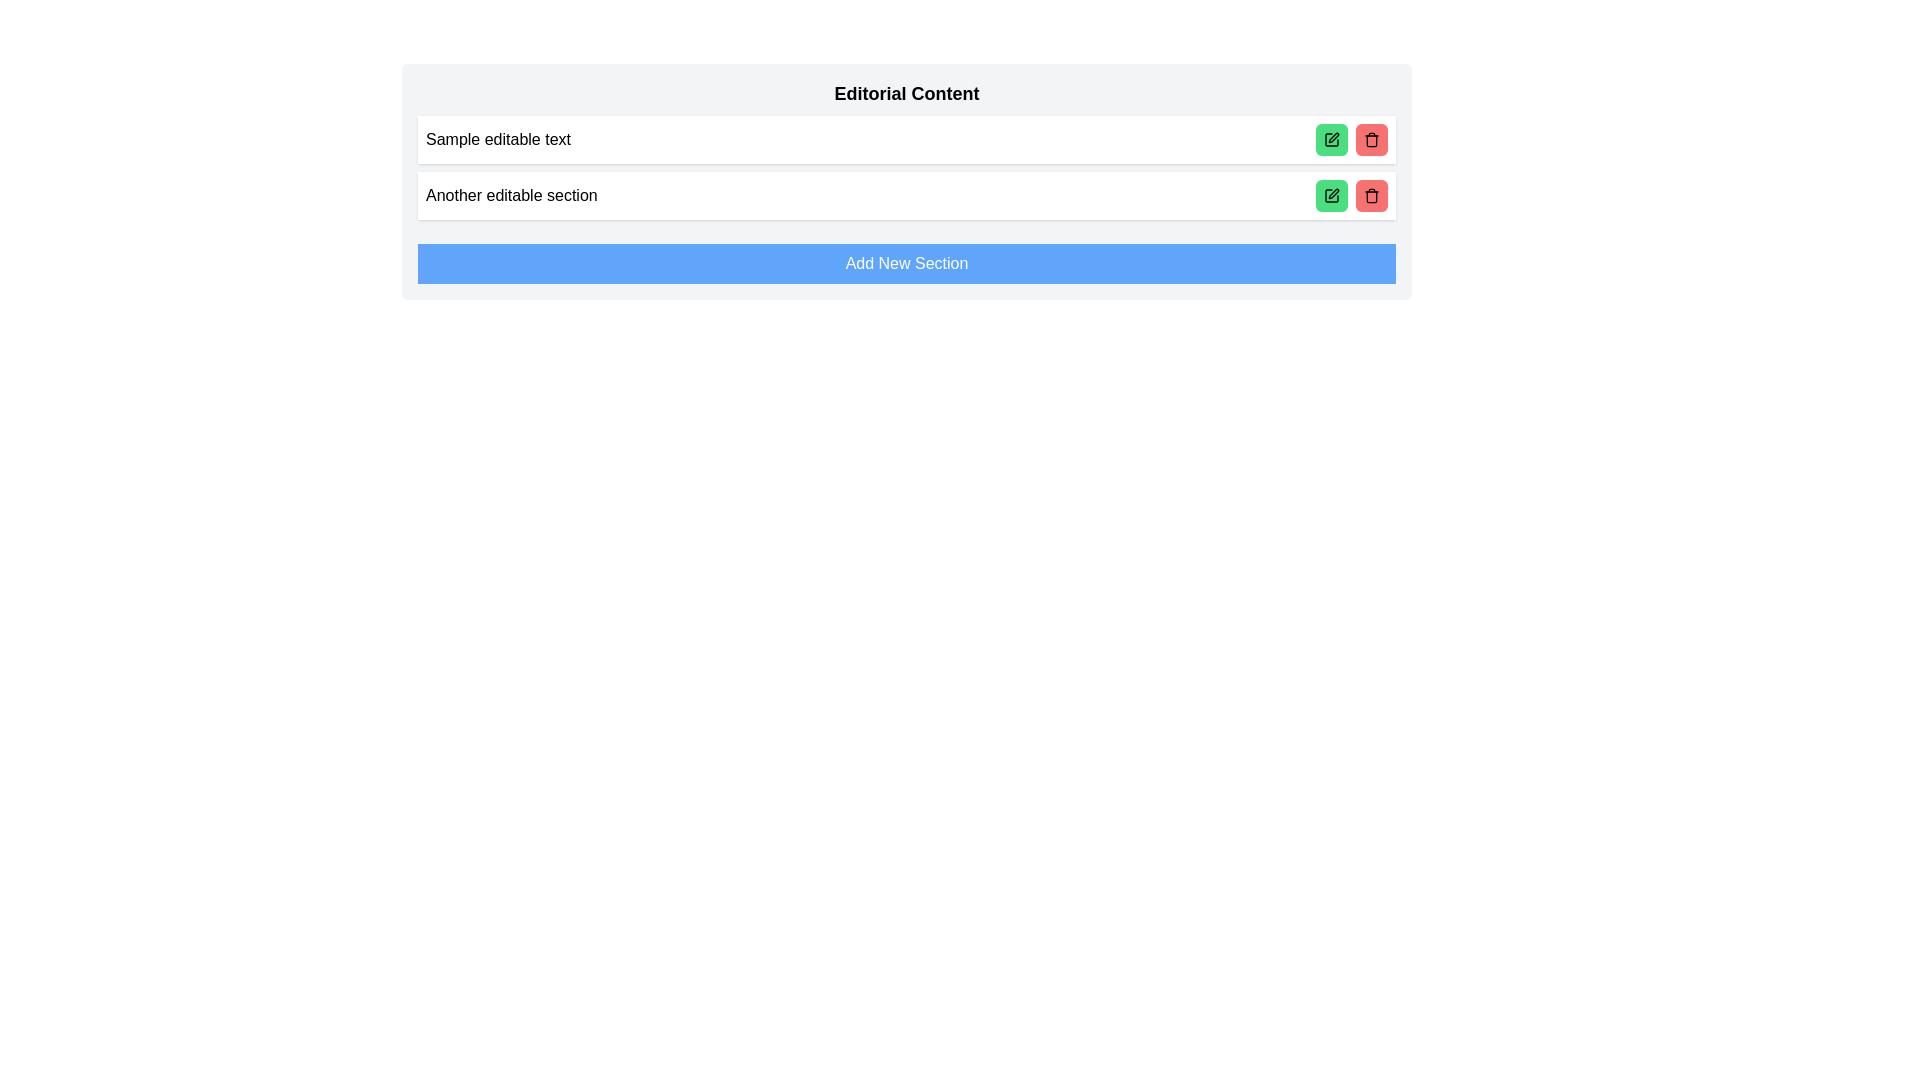  What do you see at coordinates (1371, 138) in the screenshot?
I see `the delete button positioned in the right-side column of the row, which is the second button next to a green button` at bounding box center [1371, 138].